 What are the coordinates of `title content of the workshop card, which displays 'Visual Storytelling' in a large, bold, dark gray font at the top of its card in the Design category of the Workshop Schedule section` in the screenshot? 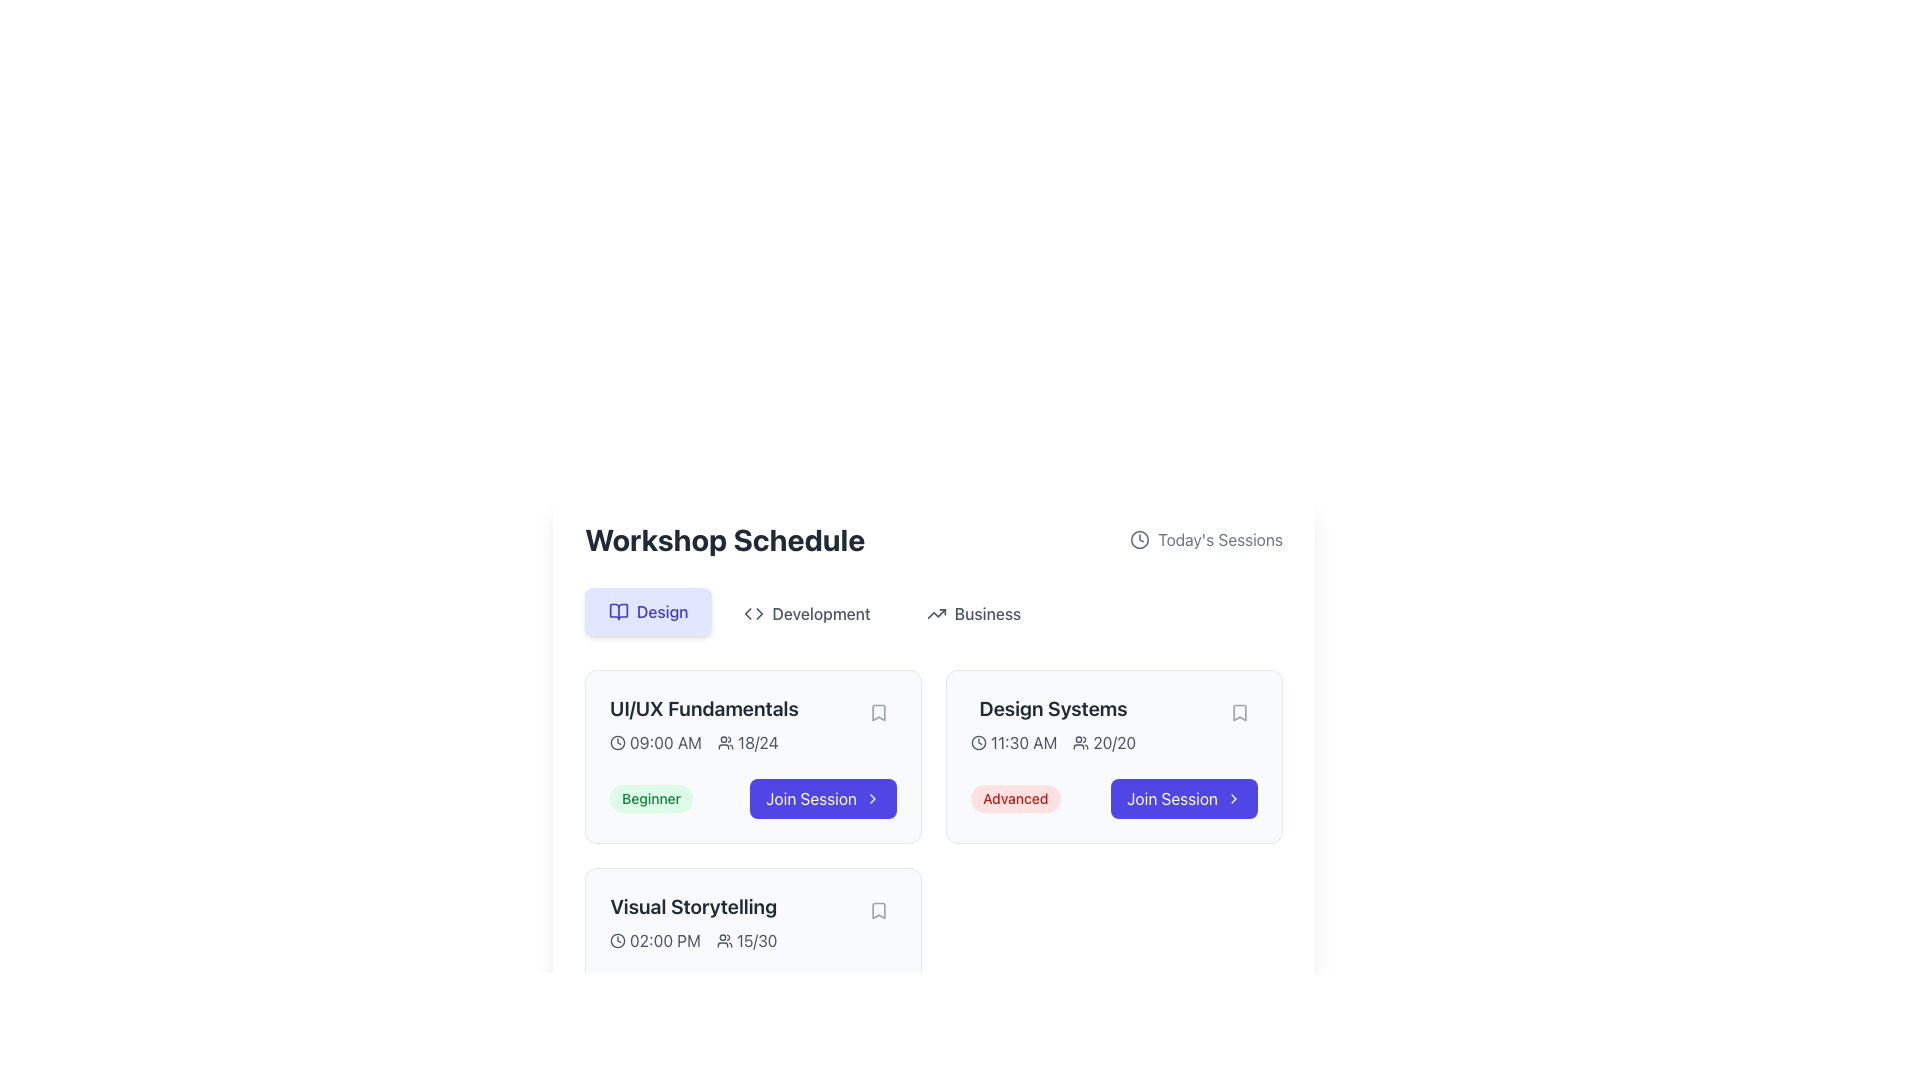 It's located at (693, 906).